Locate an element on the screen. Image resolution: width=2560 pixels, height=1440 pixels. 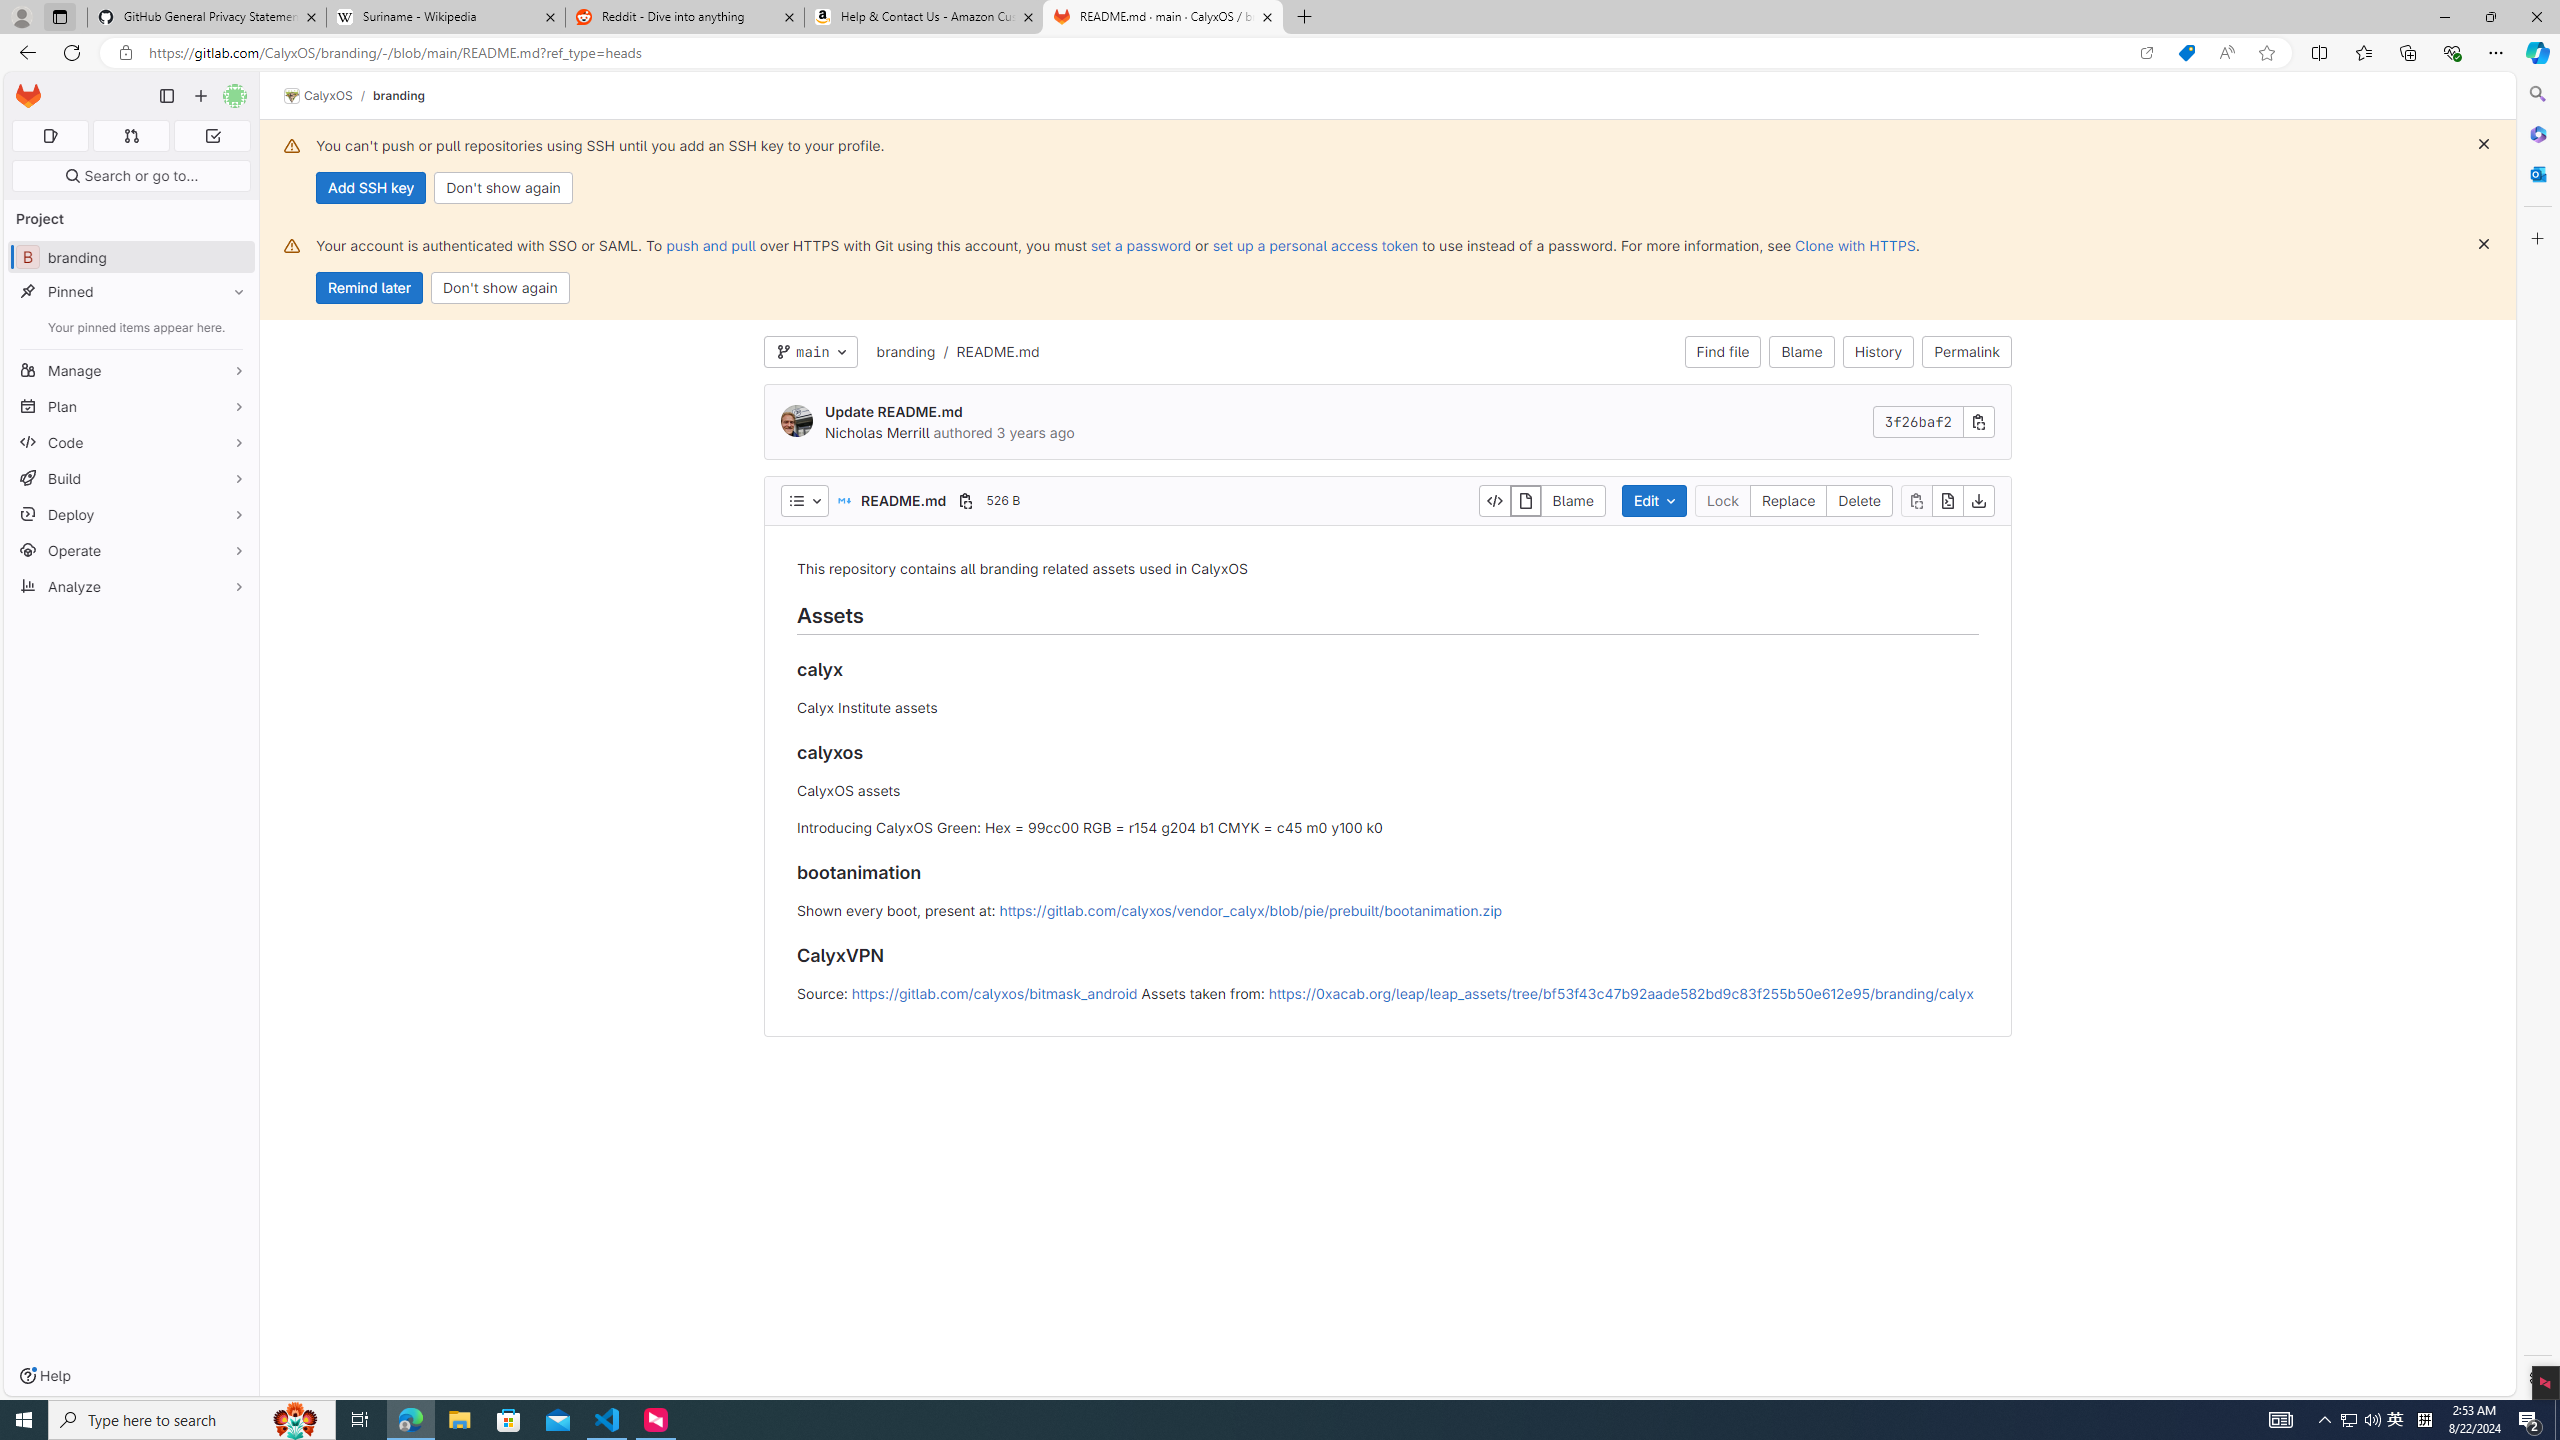
'branding' is located at coordinates (905, 352).